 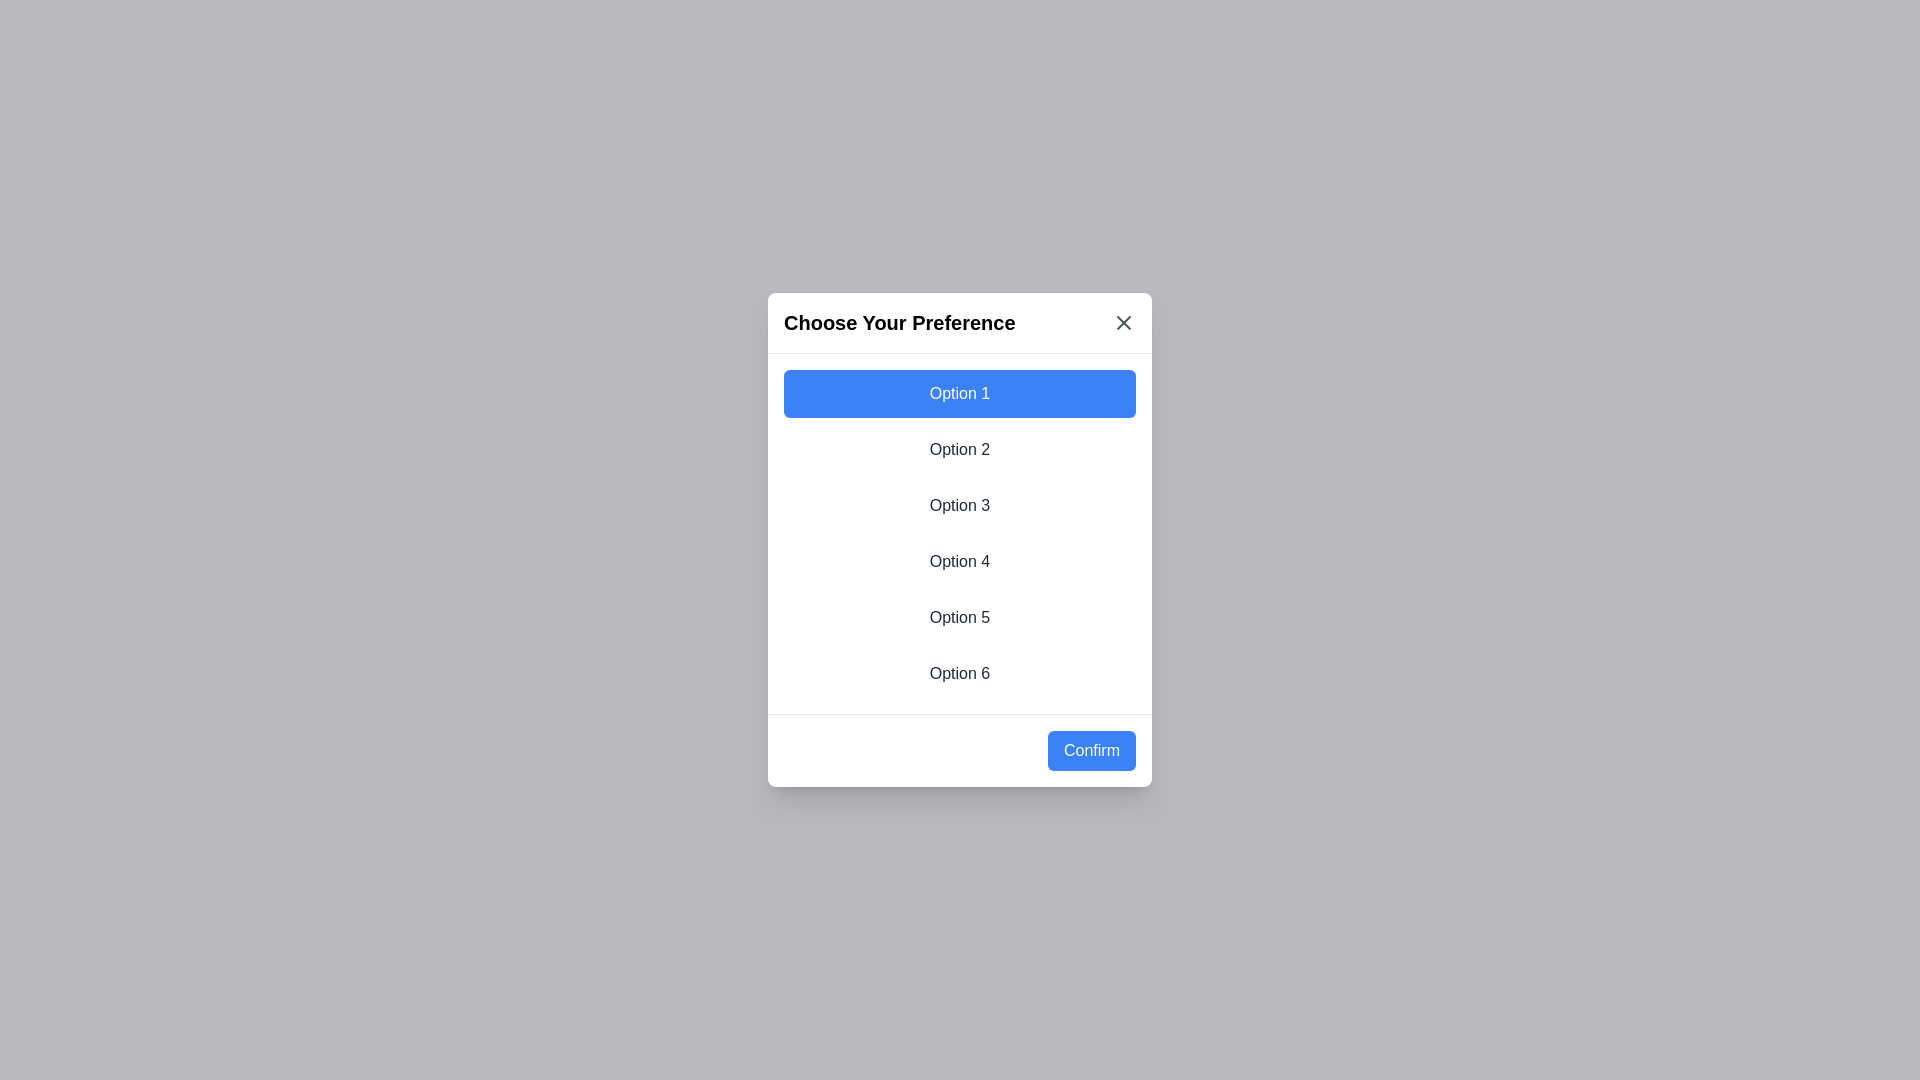 What do you see at coordinates (960, 393) in the screenshot?
I see `the option 1 from the list` at bounding box center [960, 393].